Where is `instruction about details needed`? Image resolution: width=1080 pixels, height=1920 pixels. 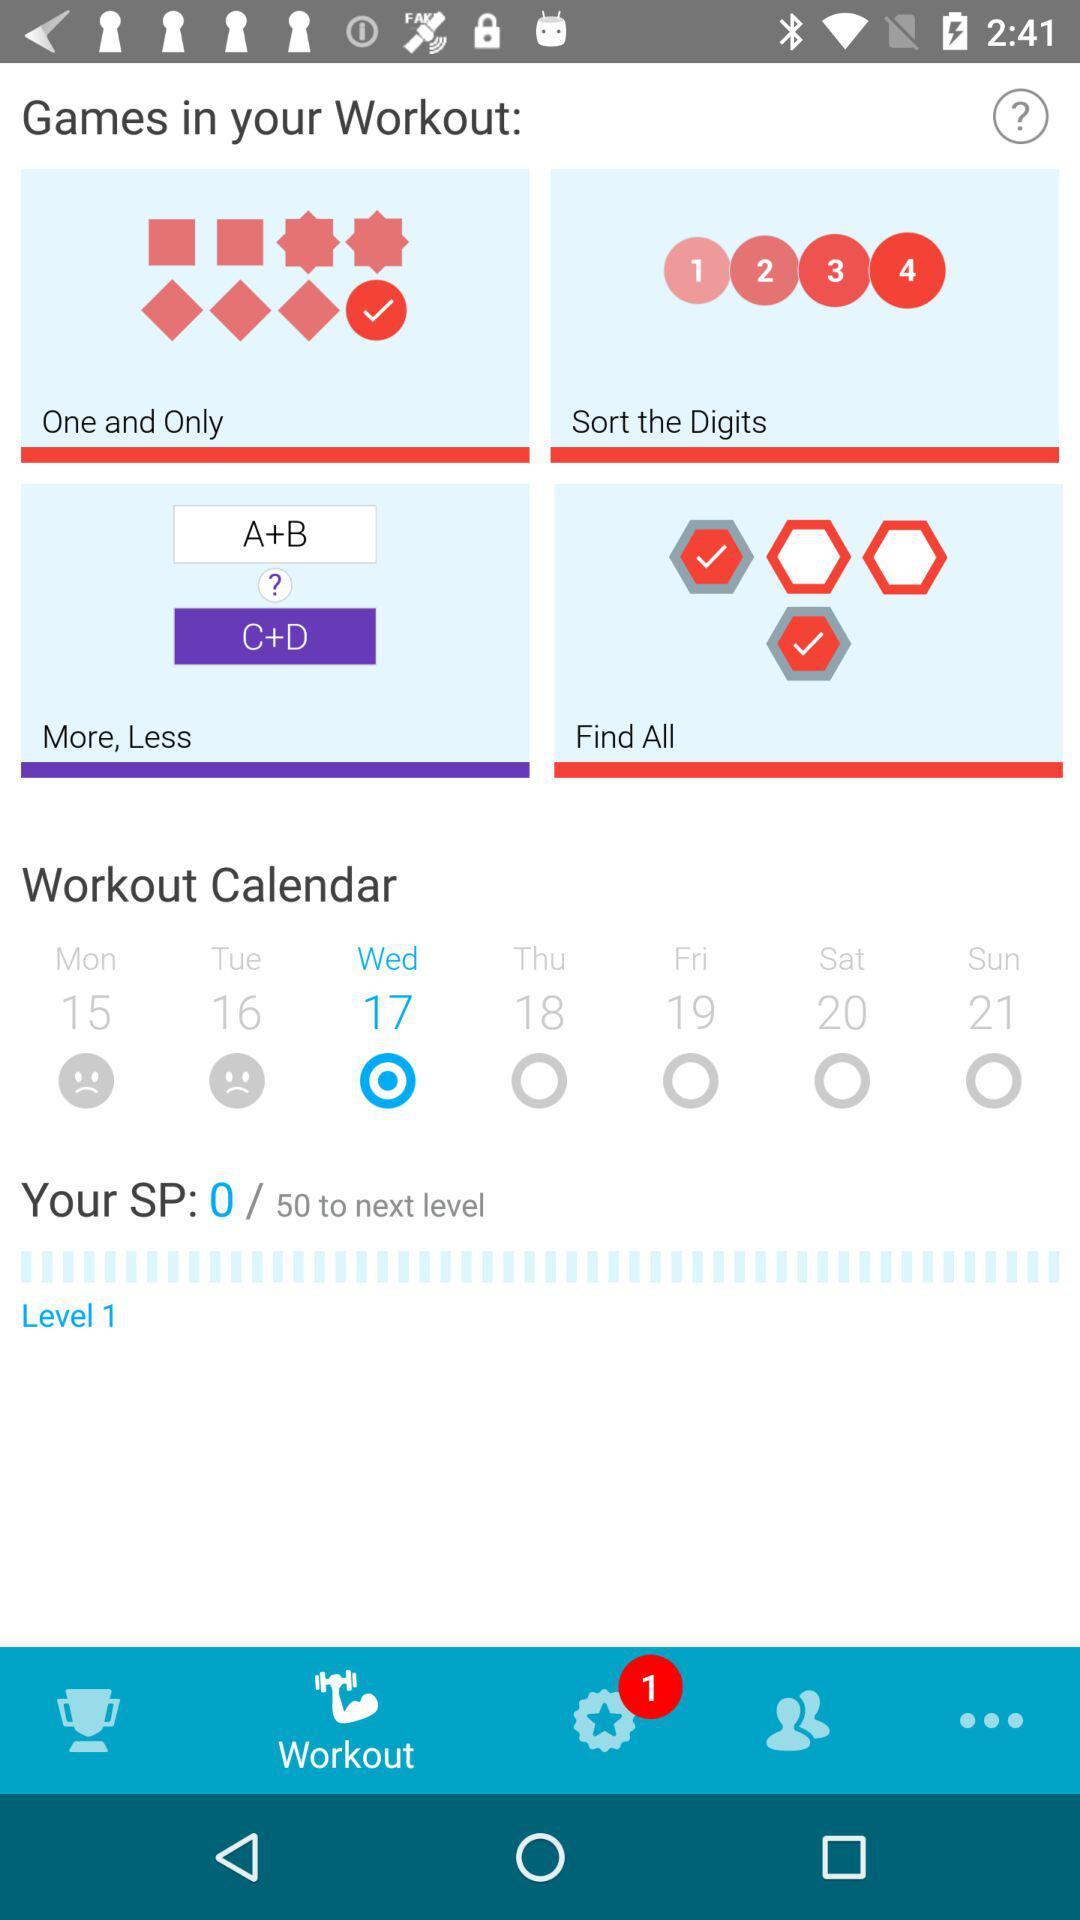
instruction about details needed is located at coordinates (1020, 114).